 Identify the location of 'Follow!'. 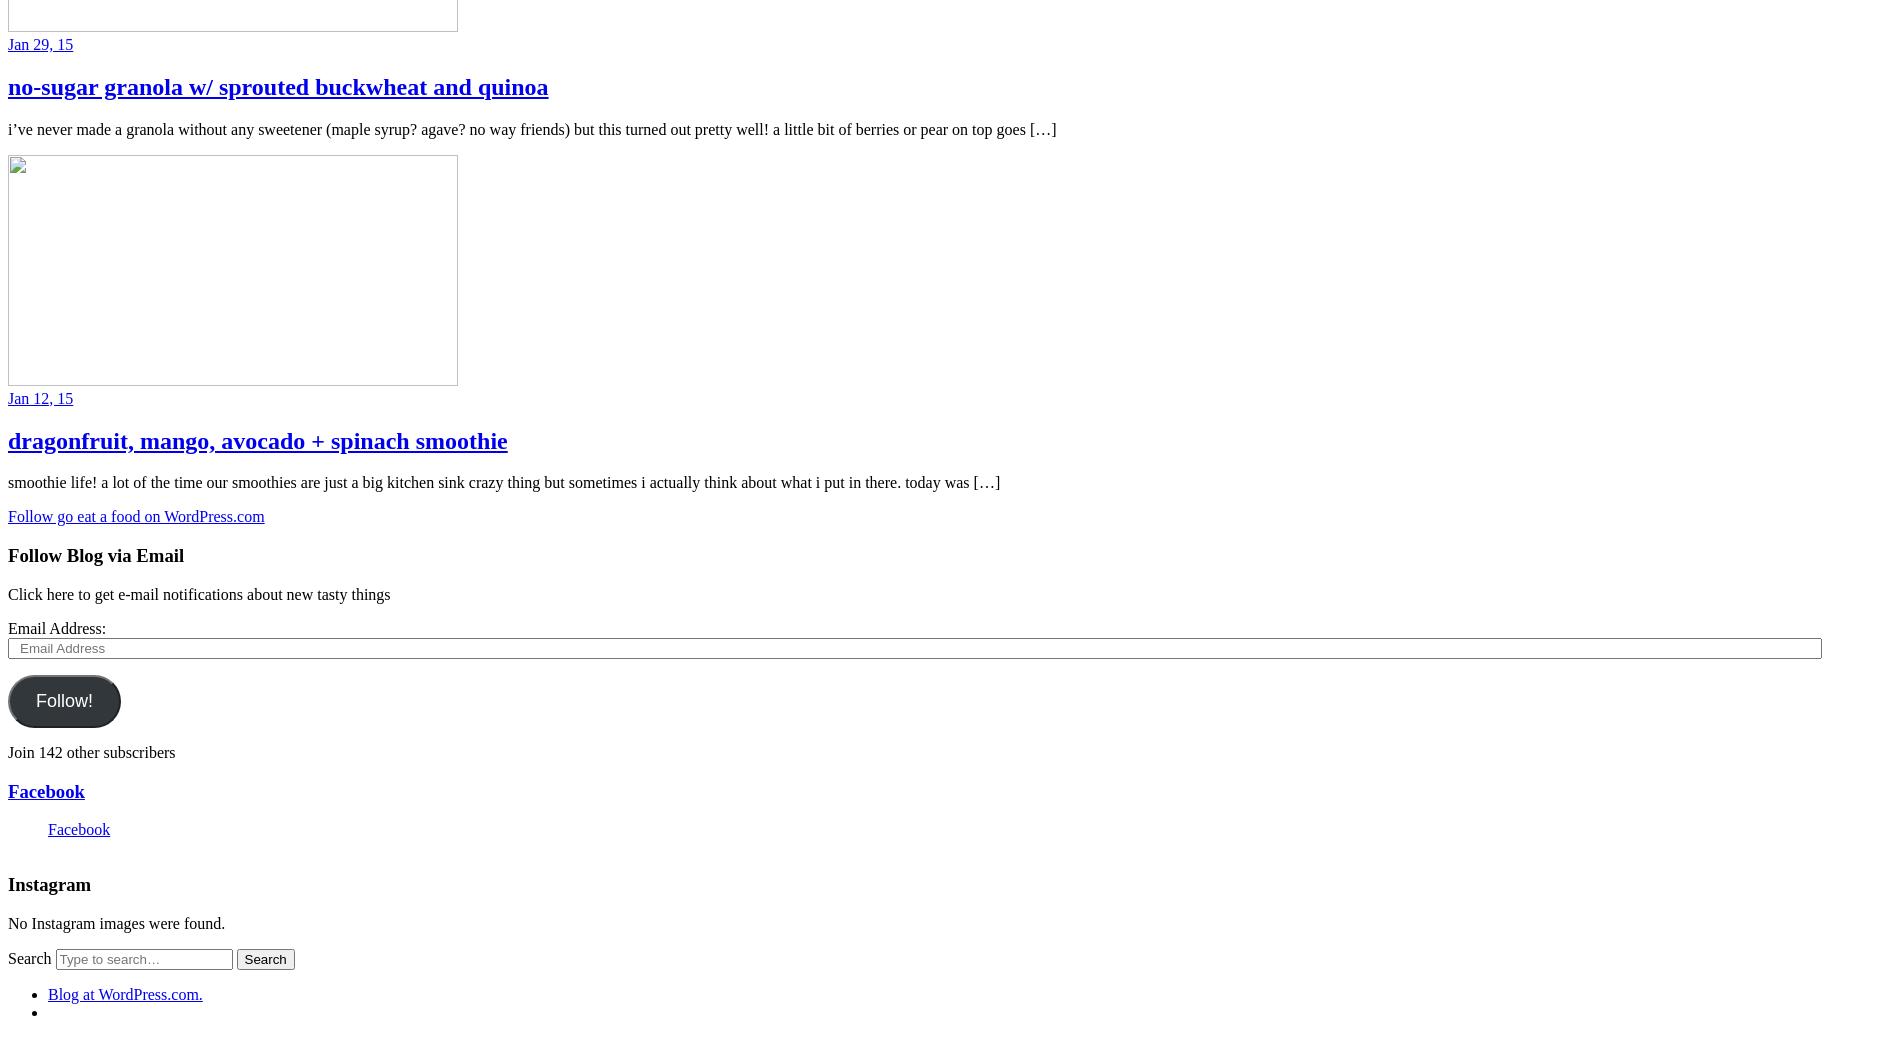
(64, 700).